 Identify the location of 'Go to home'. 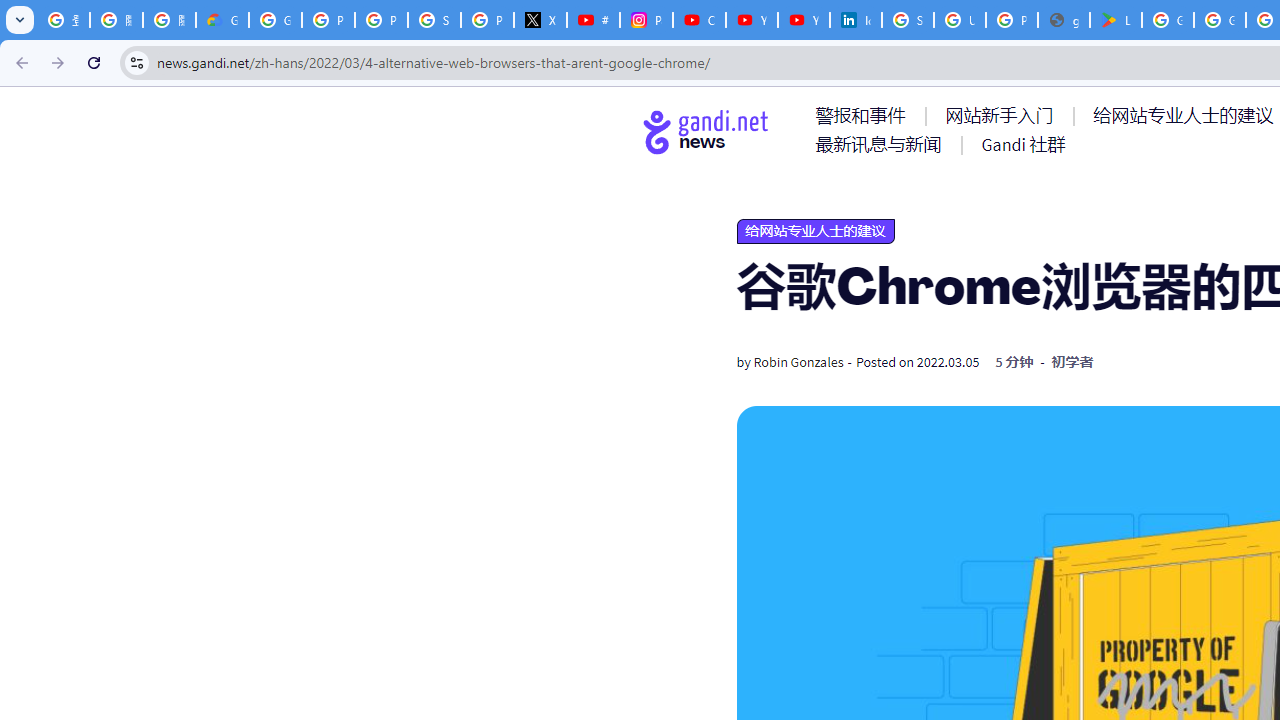
(706, 131).